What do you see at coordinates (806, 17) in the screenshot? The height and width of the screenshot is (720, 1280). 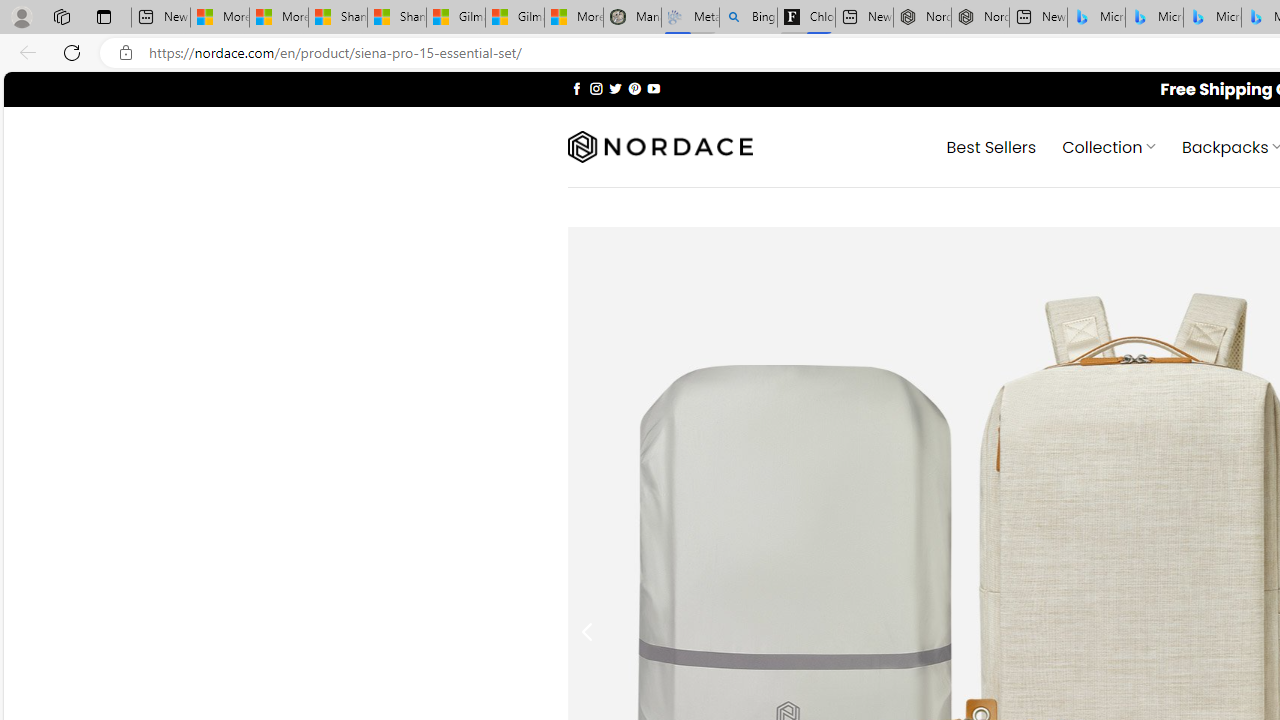 I see `'Chloe Sorvino'` at bounding box center [806, 17].